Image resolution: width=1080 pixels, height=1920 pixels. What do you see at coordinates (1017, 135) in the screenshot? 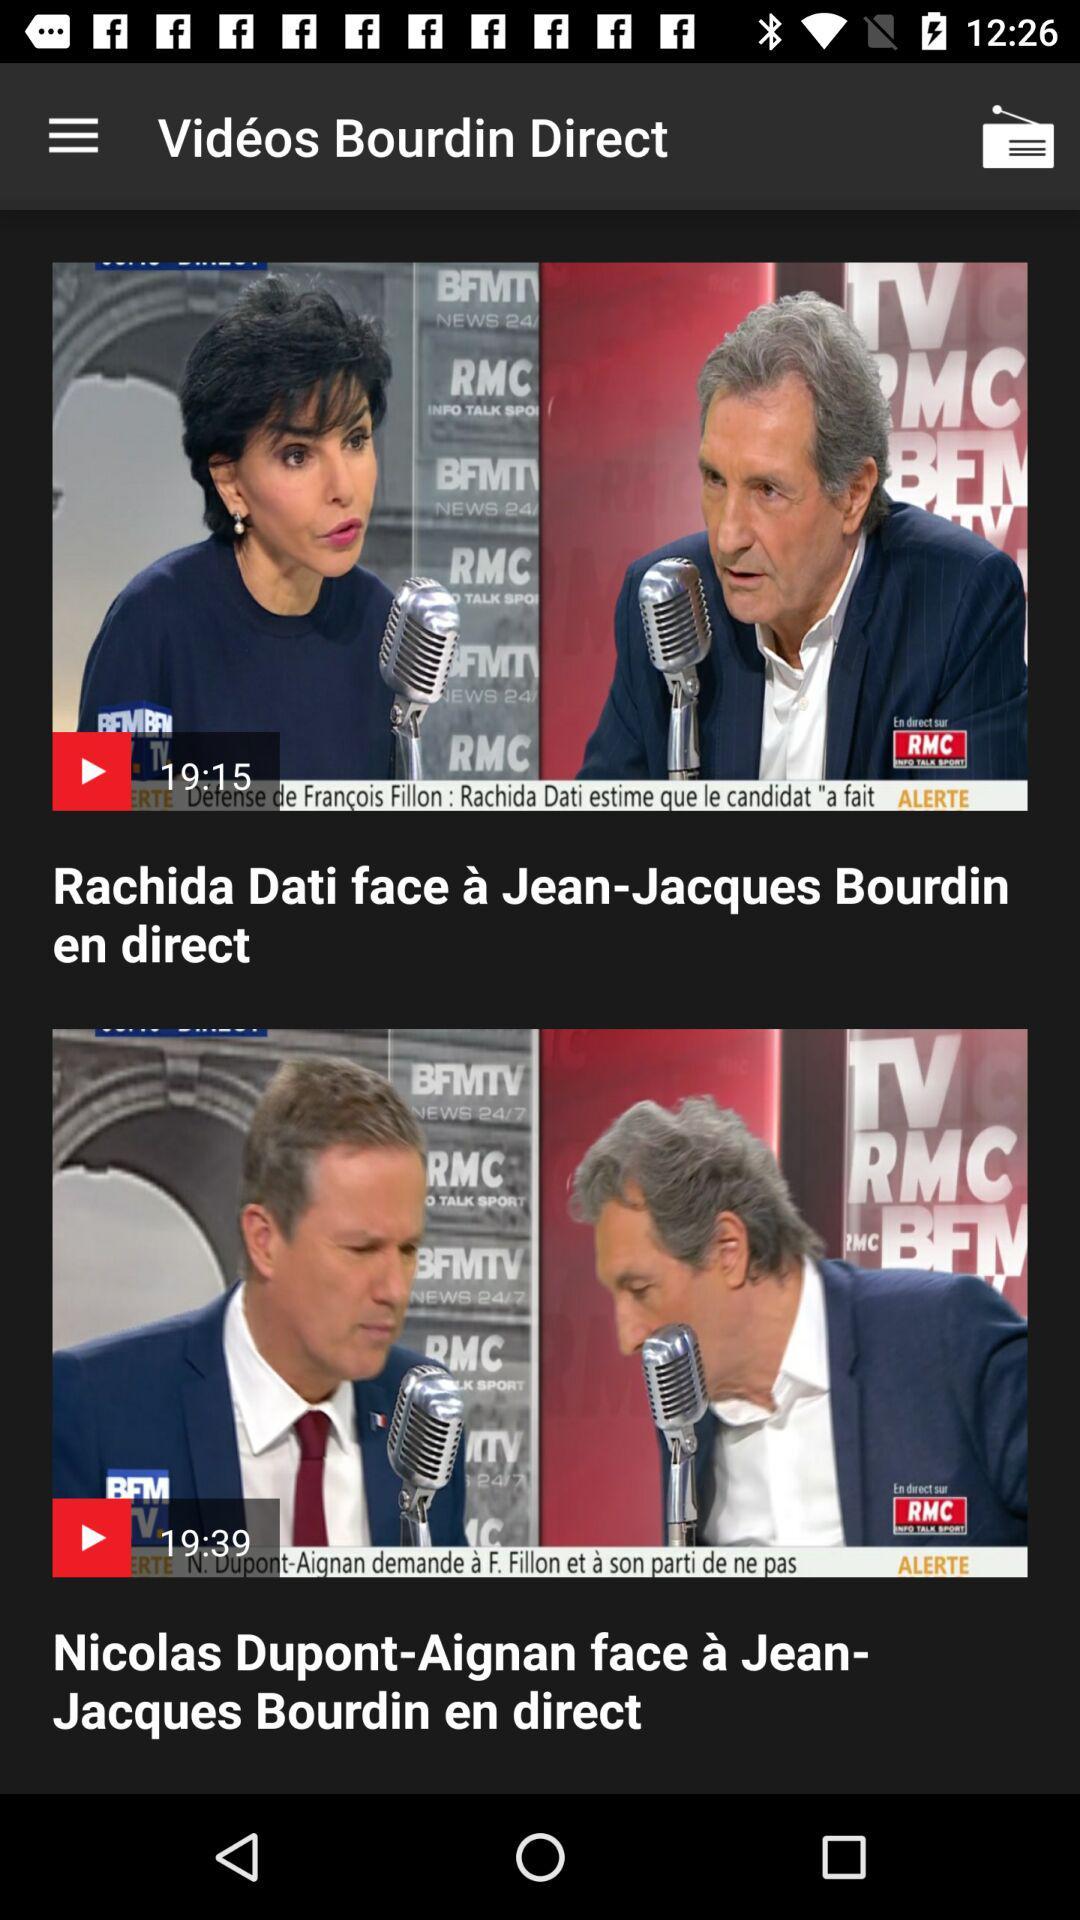
I see `icon at the top right corner` at bounding box center [1017, 135].